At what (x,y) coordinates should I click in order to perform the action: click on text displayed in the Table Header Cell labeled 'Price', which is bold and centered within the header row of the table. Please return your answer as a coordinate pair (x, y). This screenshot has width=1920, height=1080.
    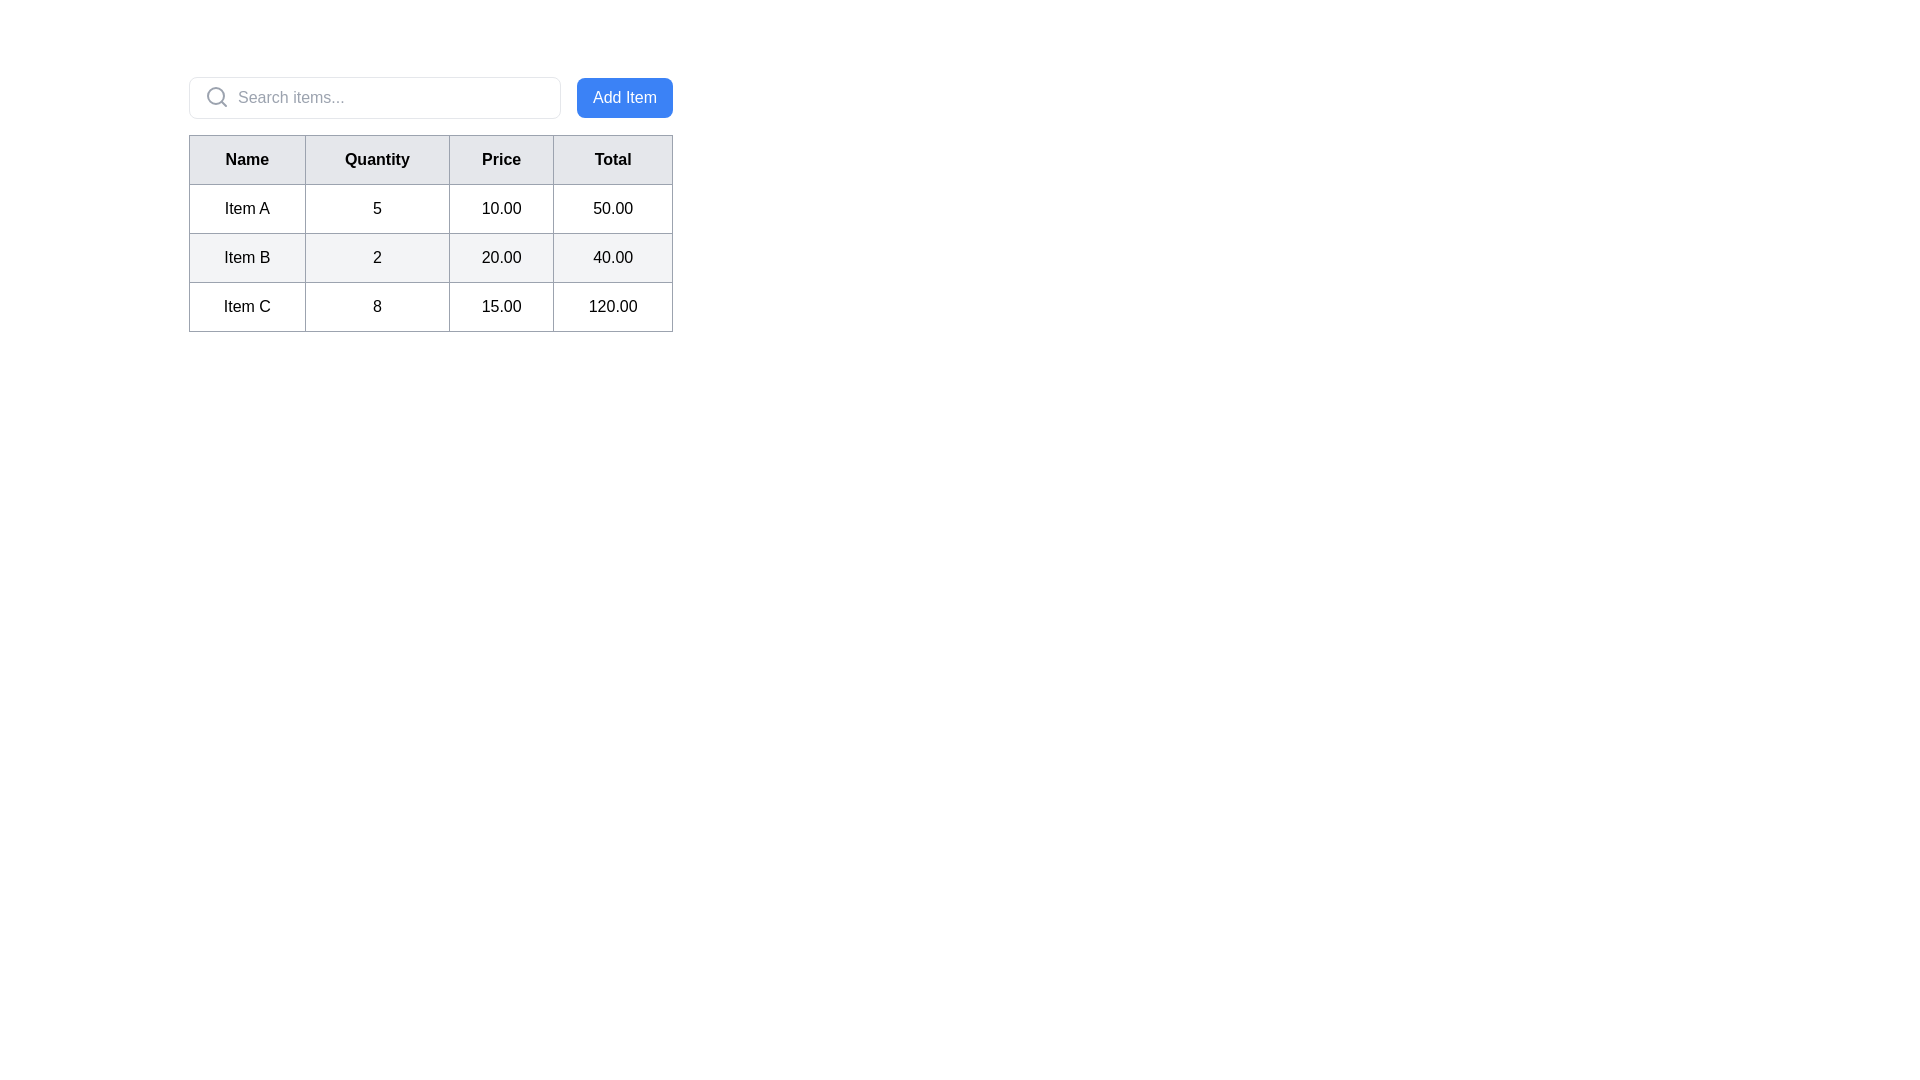
    Looking at the image, I should click on (501, 158).